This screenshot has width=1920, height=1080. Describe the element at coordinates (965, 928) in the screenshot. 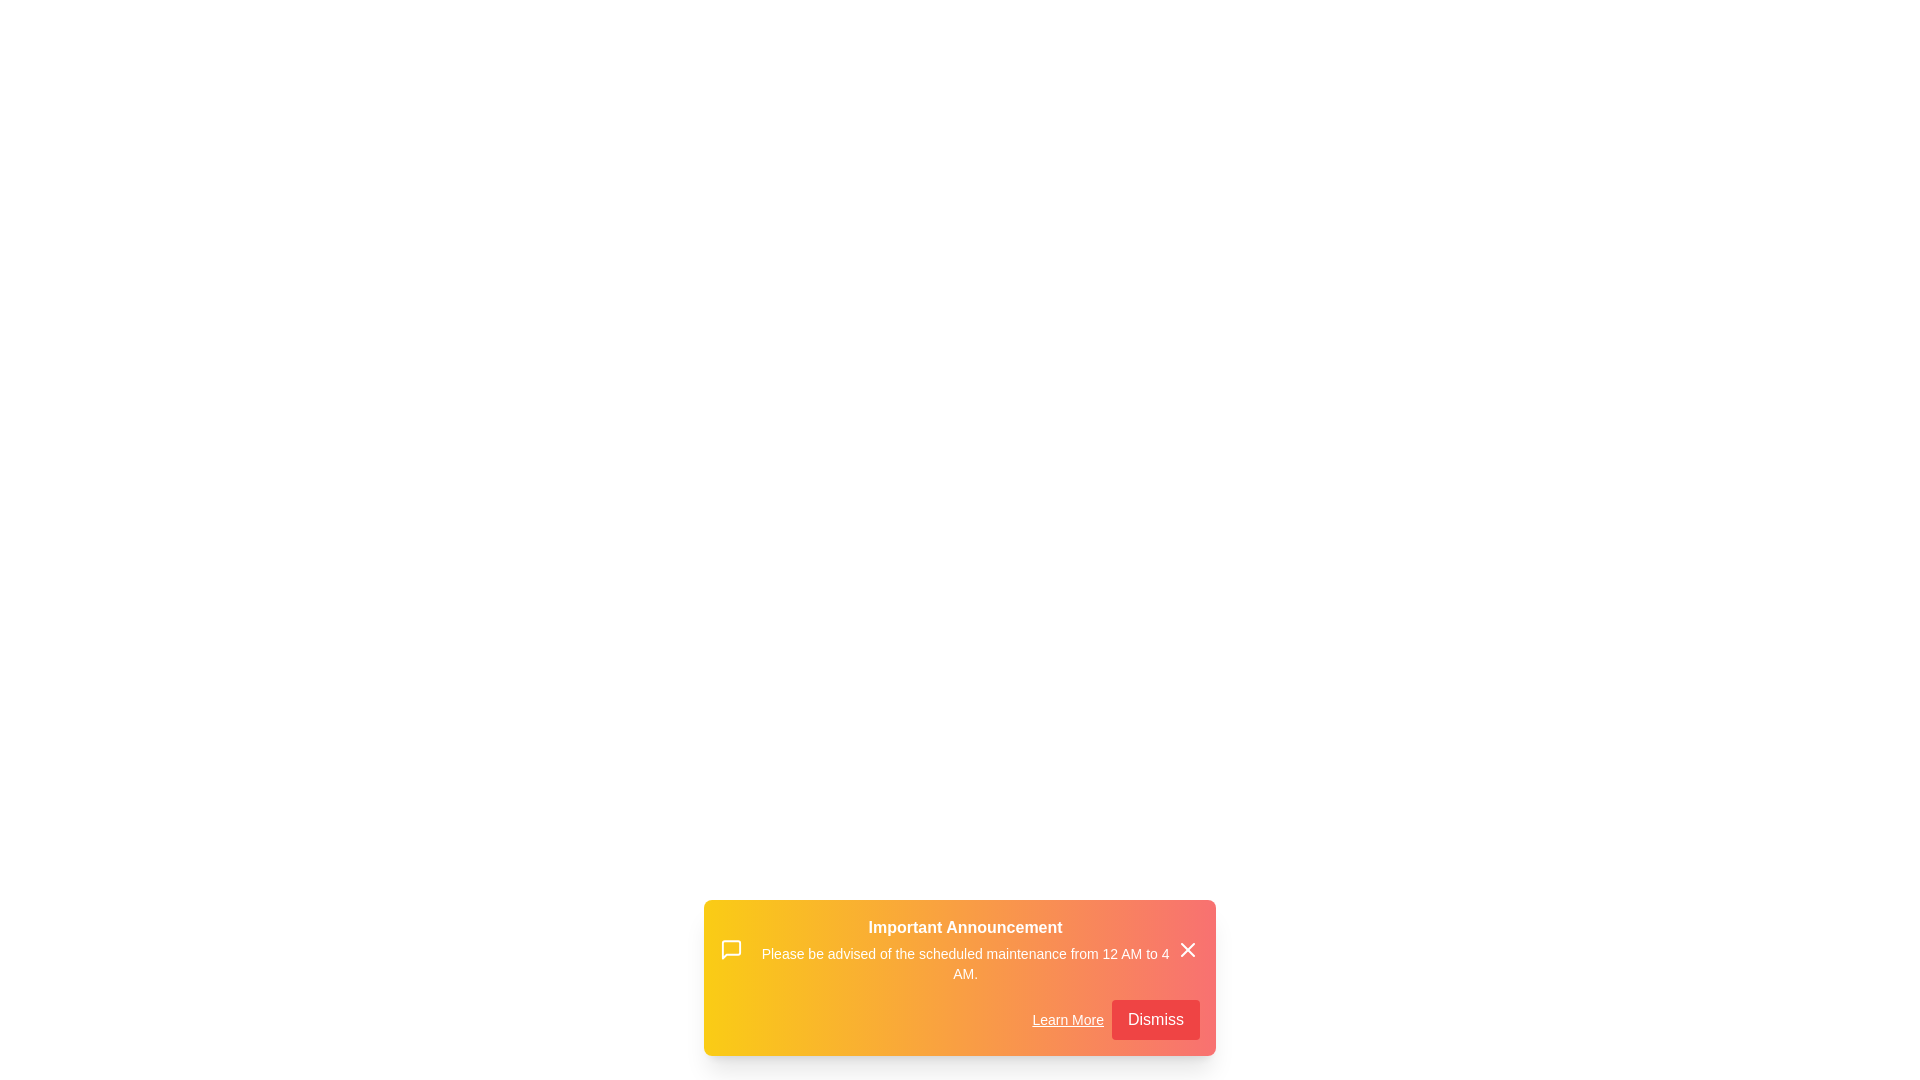

I see `the Text Label at the top of the notification panel that serves as the header for the message` at that location.